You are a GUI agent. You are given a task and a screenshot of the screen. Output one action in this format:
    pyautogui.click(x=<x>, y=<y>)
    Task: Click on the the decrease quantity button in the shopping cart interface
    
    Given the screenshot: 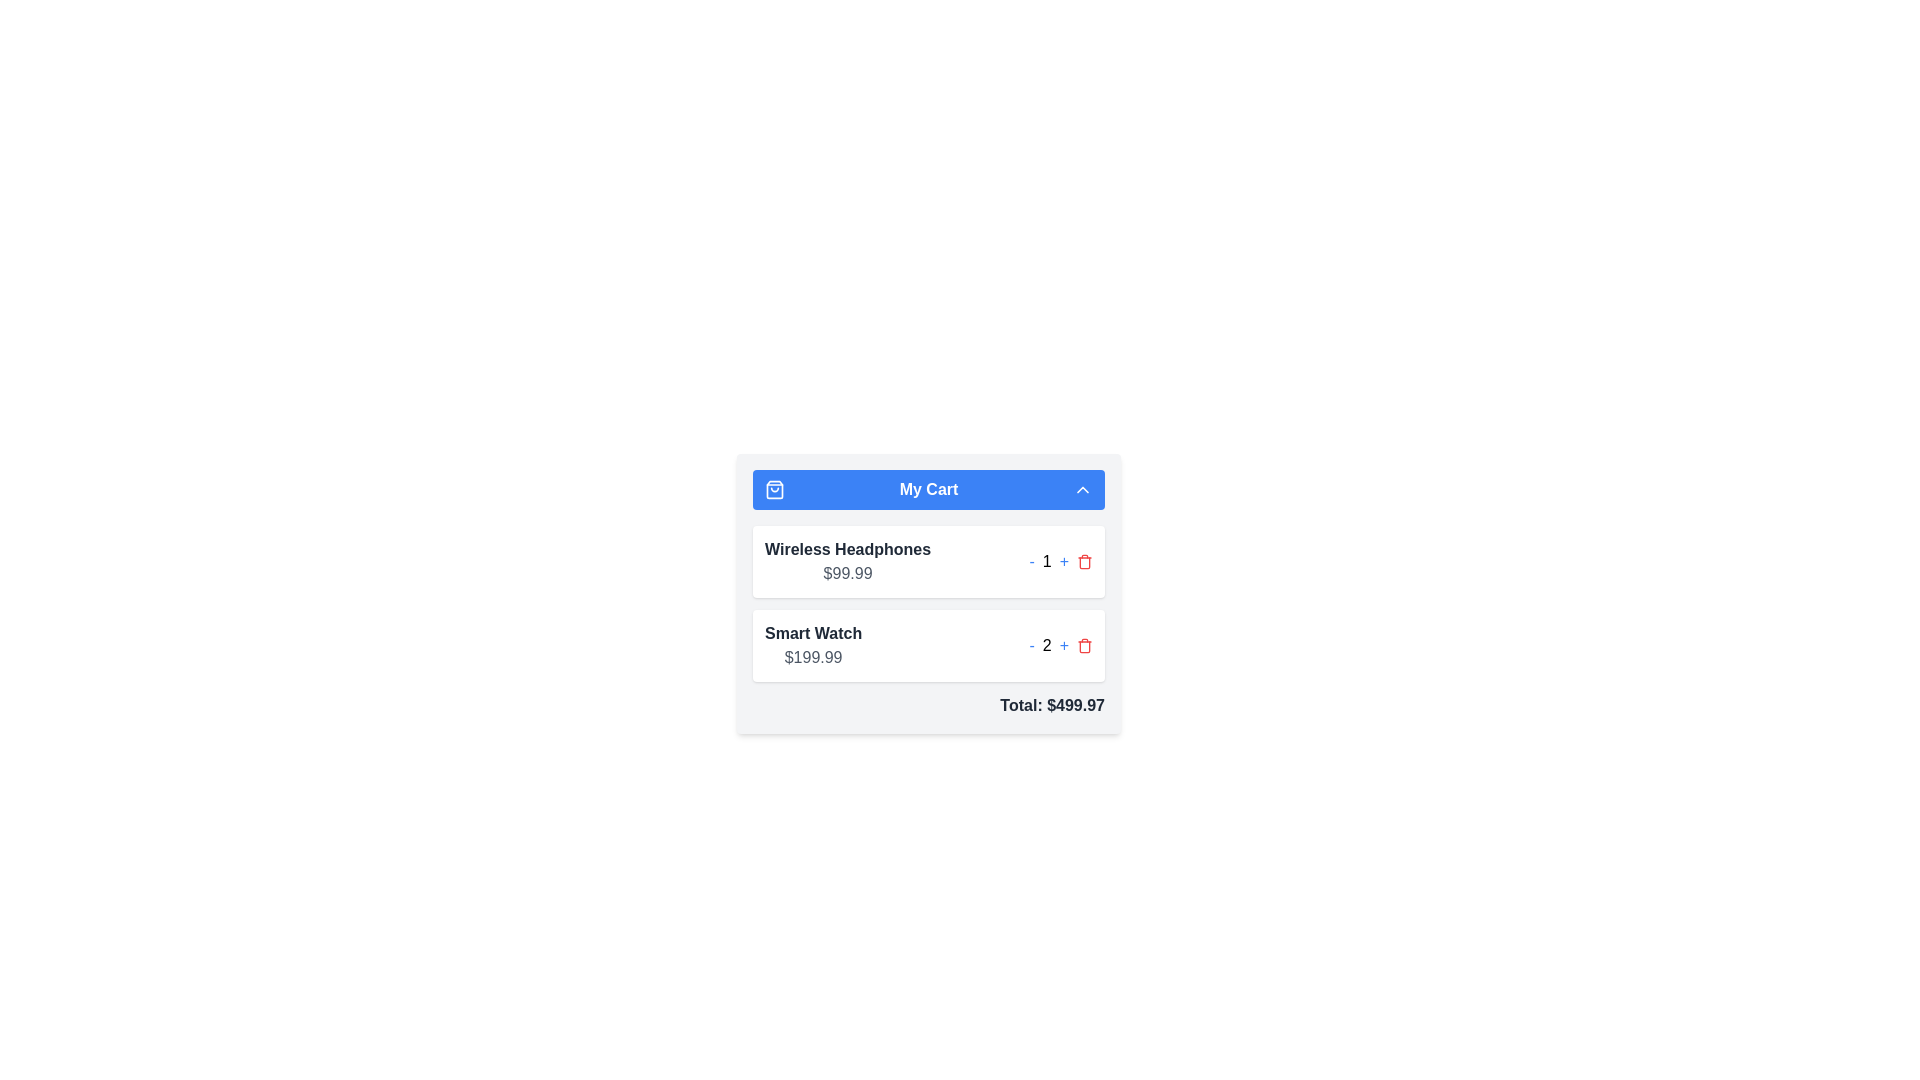 What is the action you would take?
    pyautogui.click(x=1032, y=562)
    